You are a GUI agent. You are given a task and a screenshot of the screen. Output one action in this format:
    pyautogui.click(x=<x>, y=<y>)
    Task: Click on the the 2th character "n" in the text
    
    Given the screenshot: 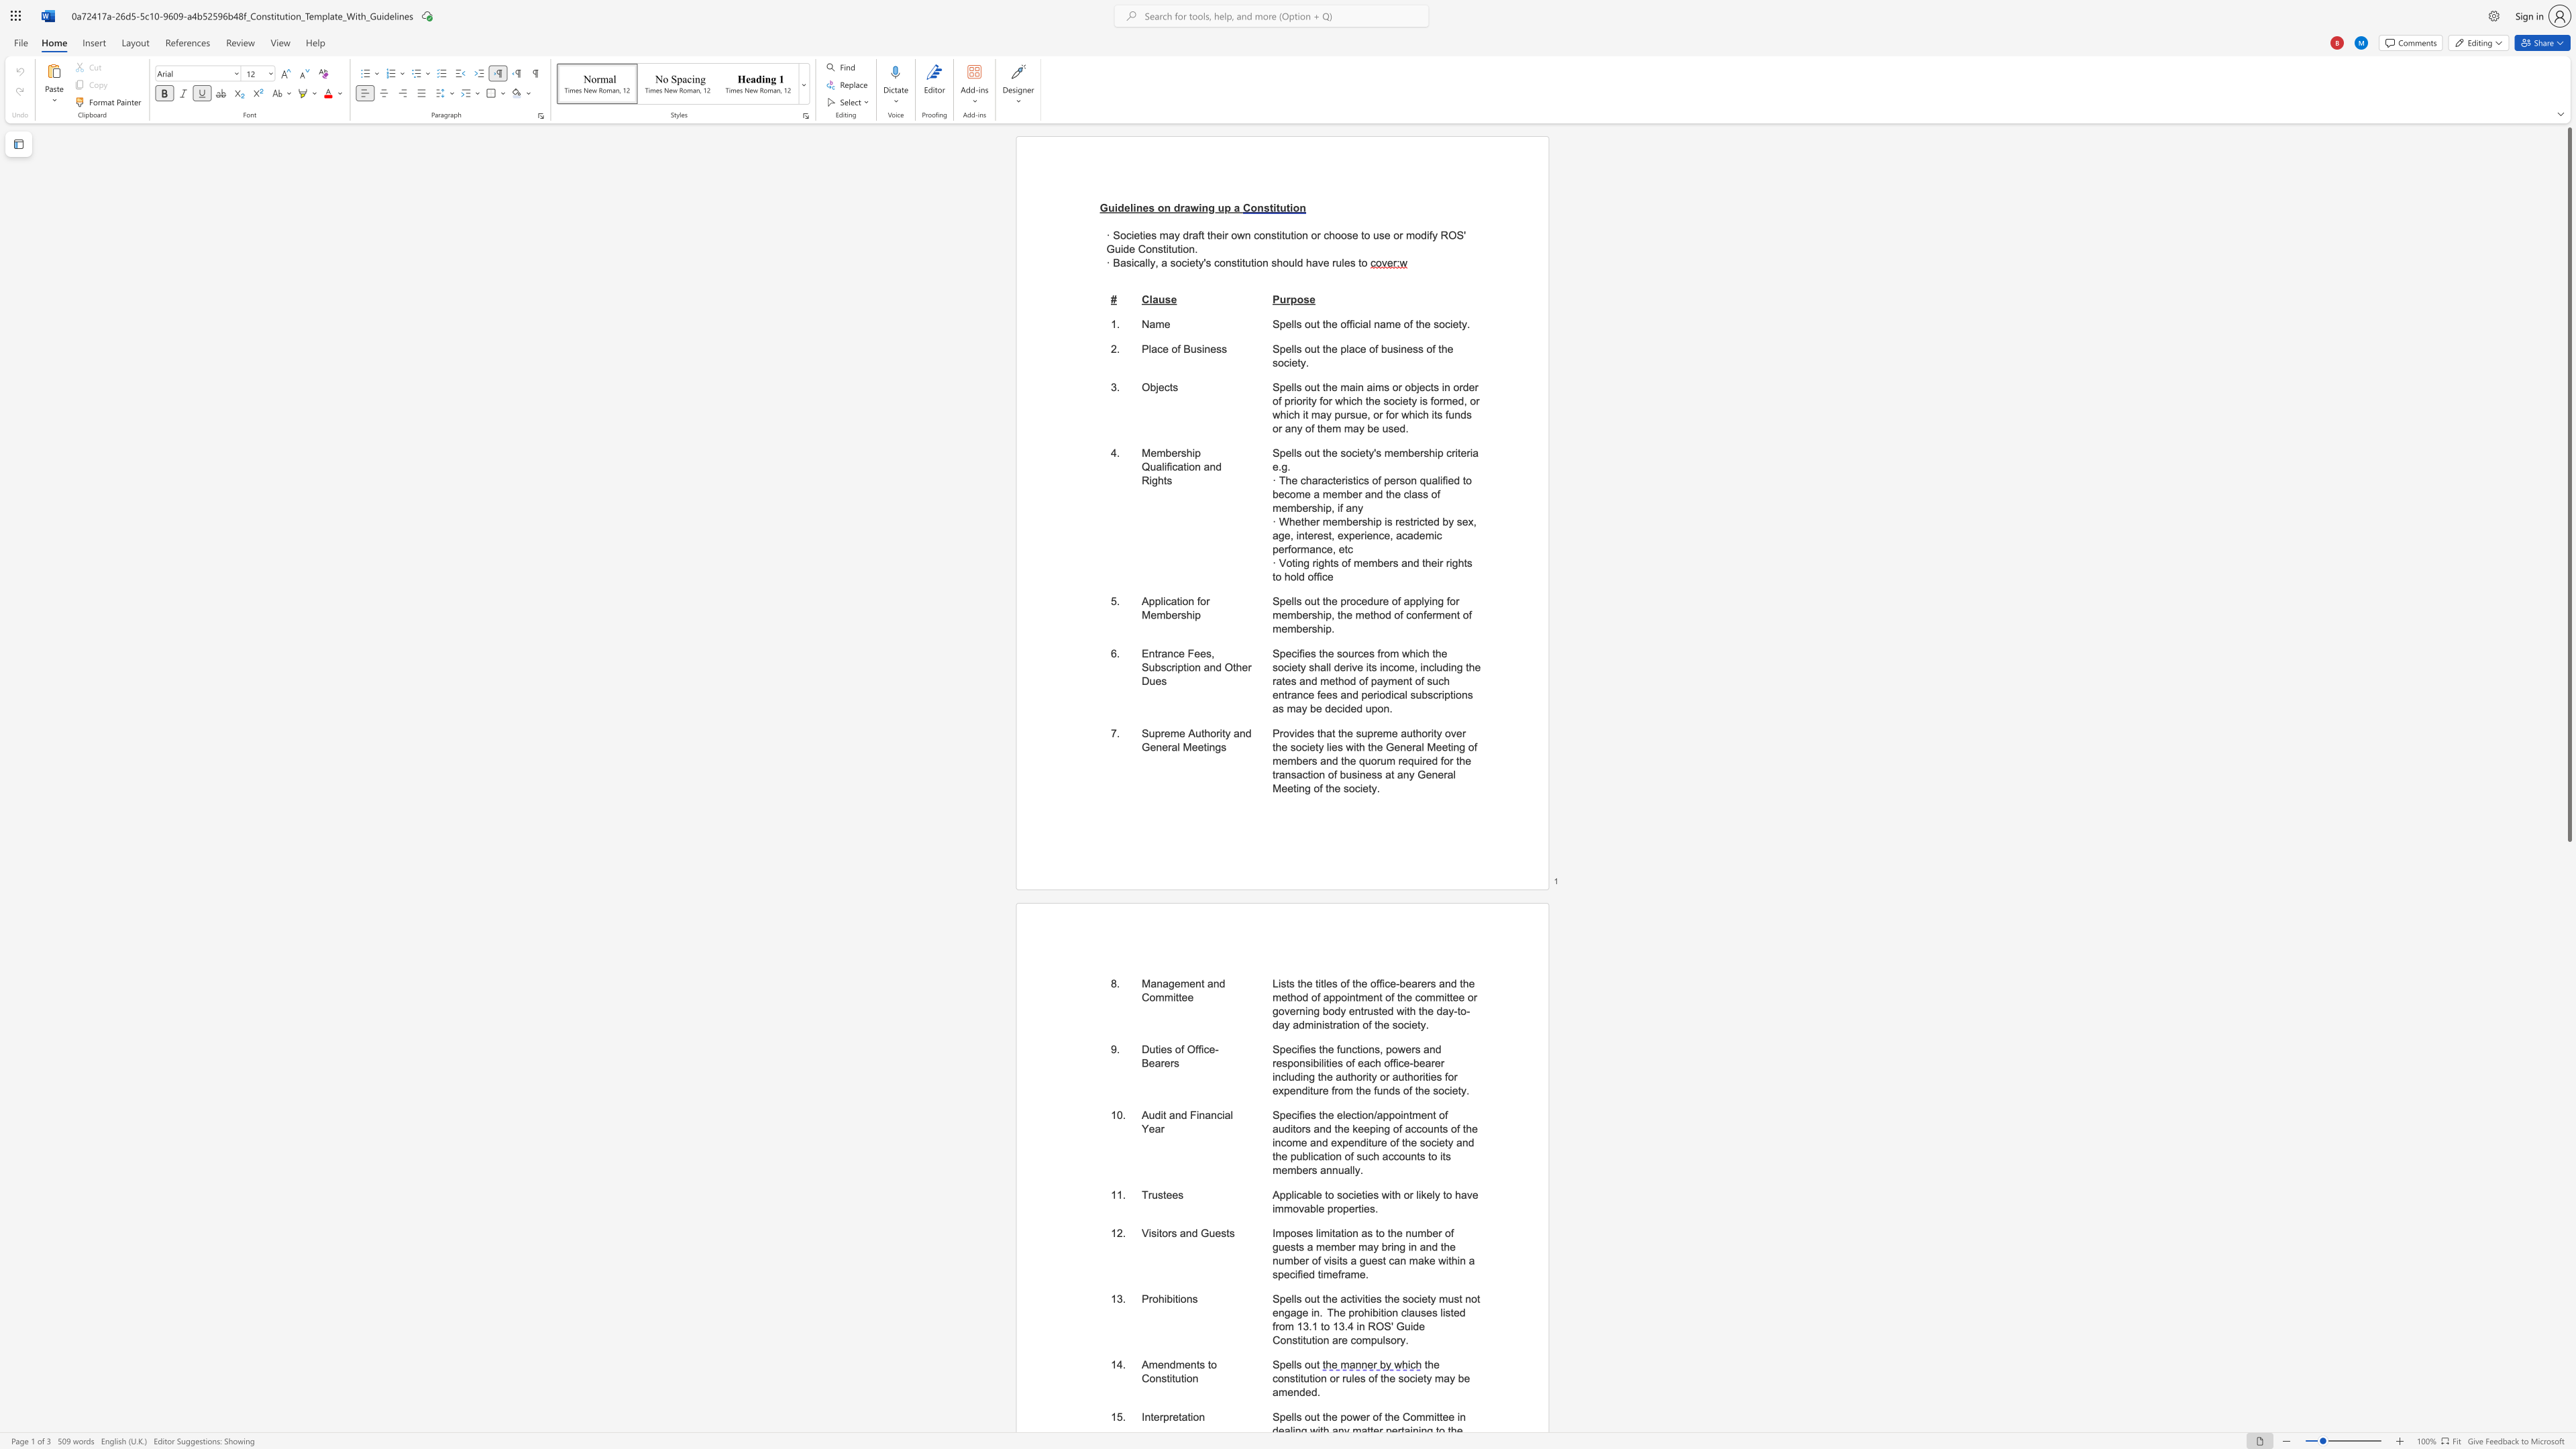 What is the action you would take?
    pyautogui.click(x=1167, y=207)
    